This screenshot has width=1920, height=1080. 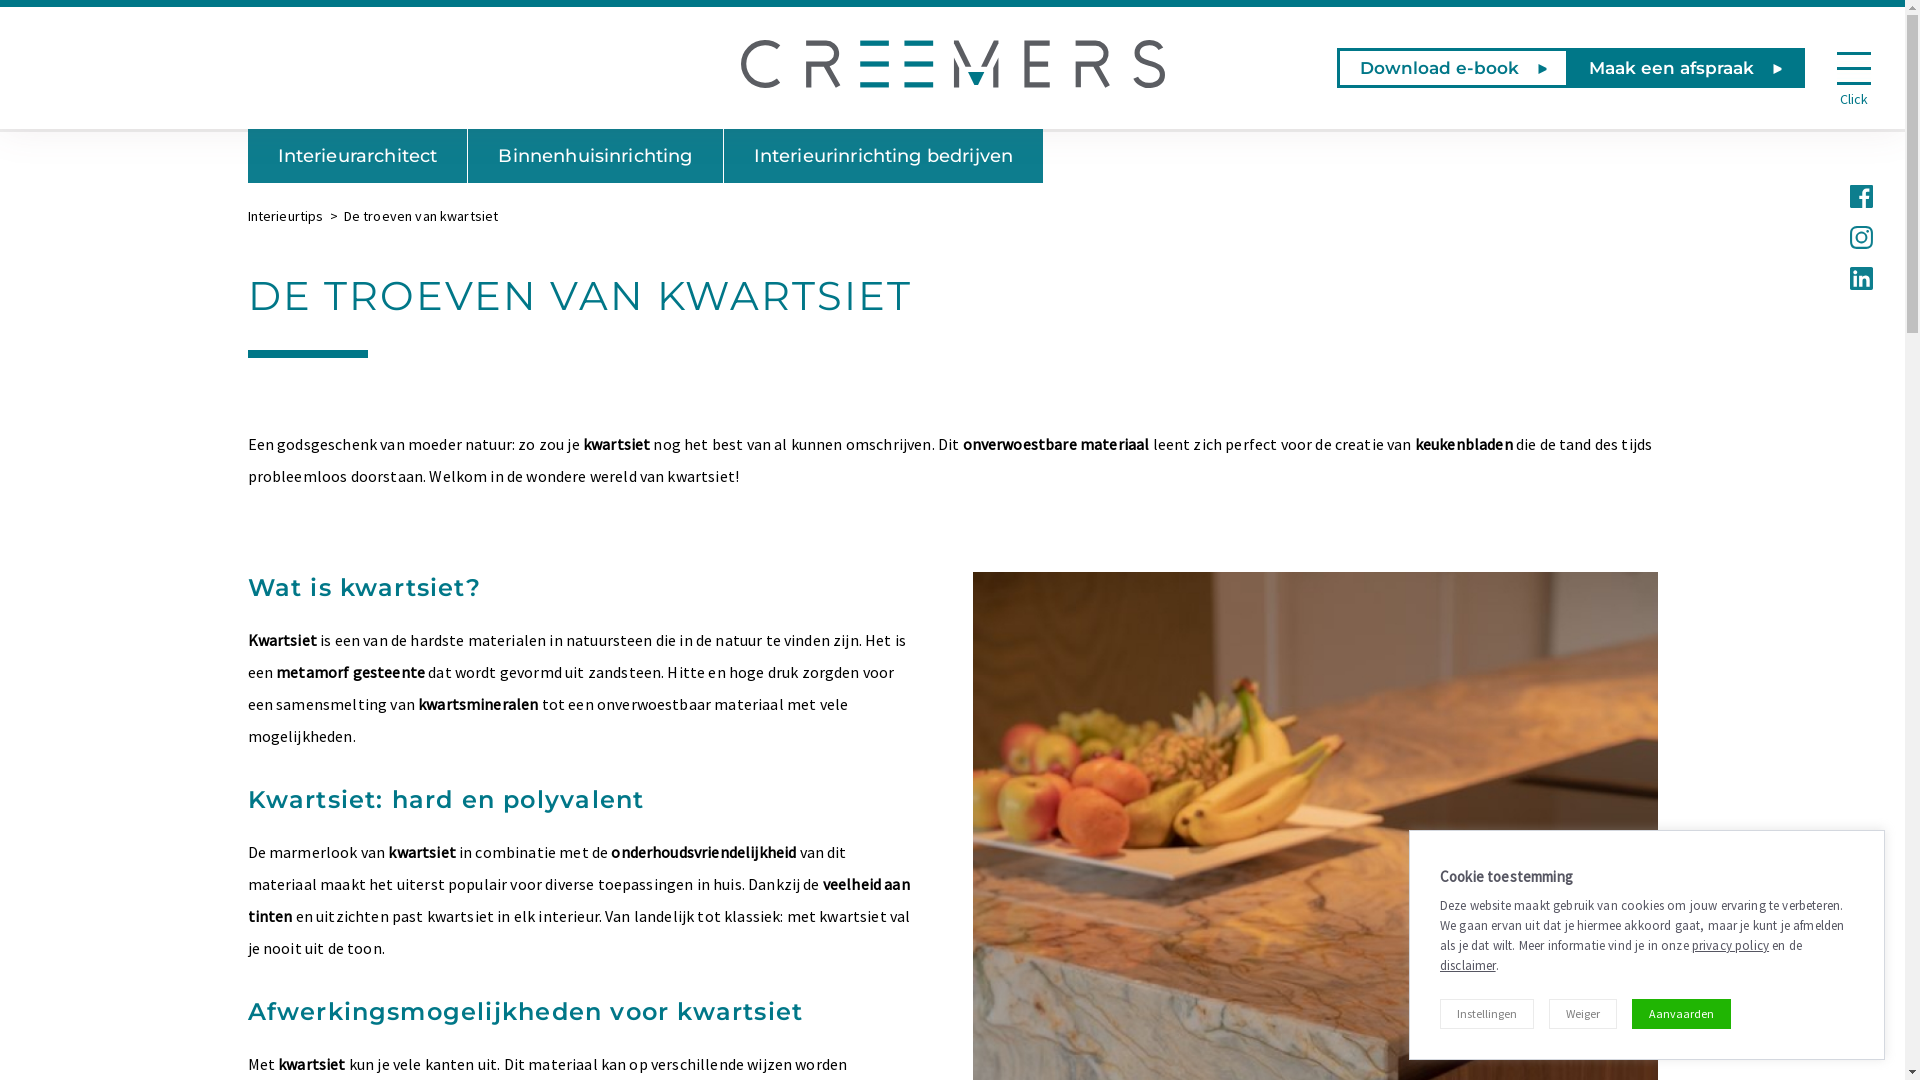 What do you see at coordinates (1847, 276) in the screenshot?
I see `'linkedin'` at bounding box center [1847, 276].